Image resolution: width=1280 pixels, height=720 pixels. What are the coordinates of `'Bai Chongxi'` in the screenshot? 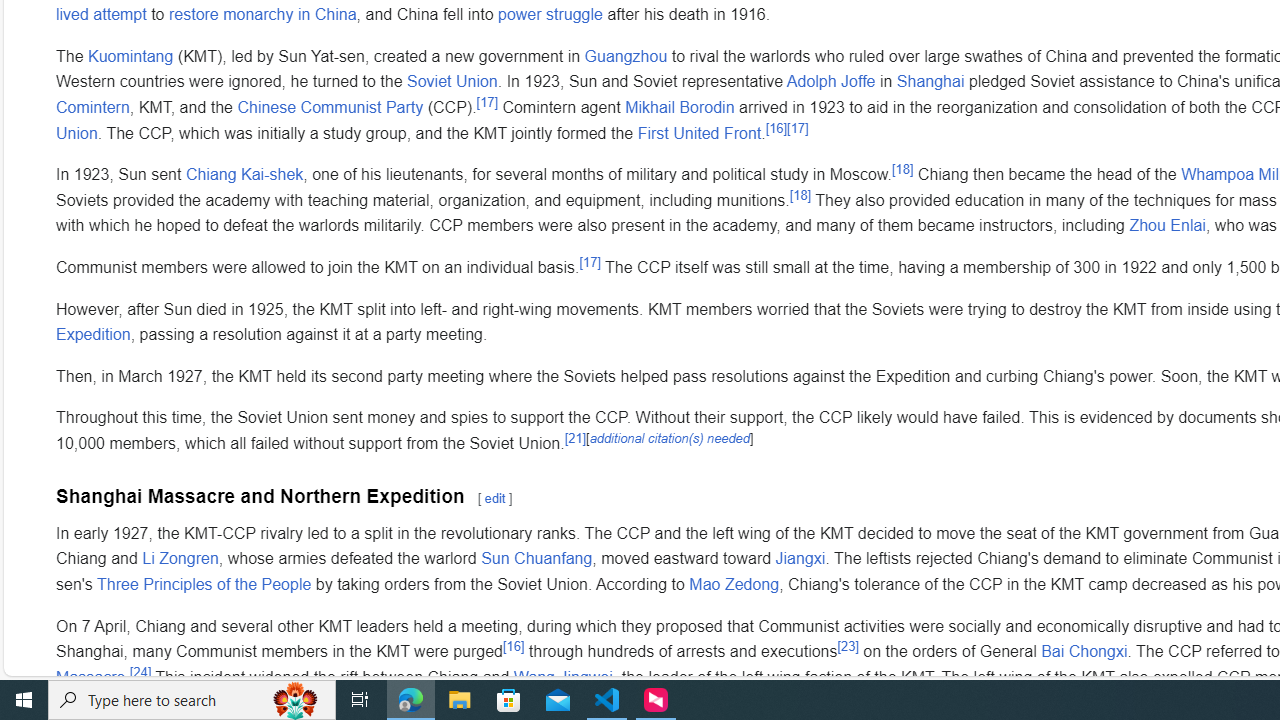 It's located at (1083, 651).